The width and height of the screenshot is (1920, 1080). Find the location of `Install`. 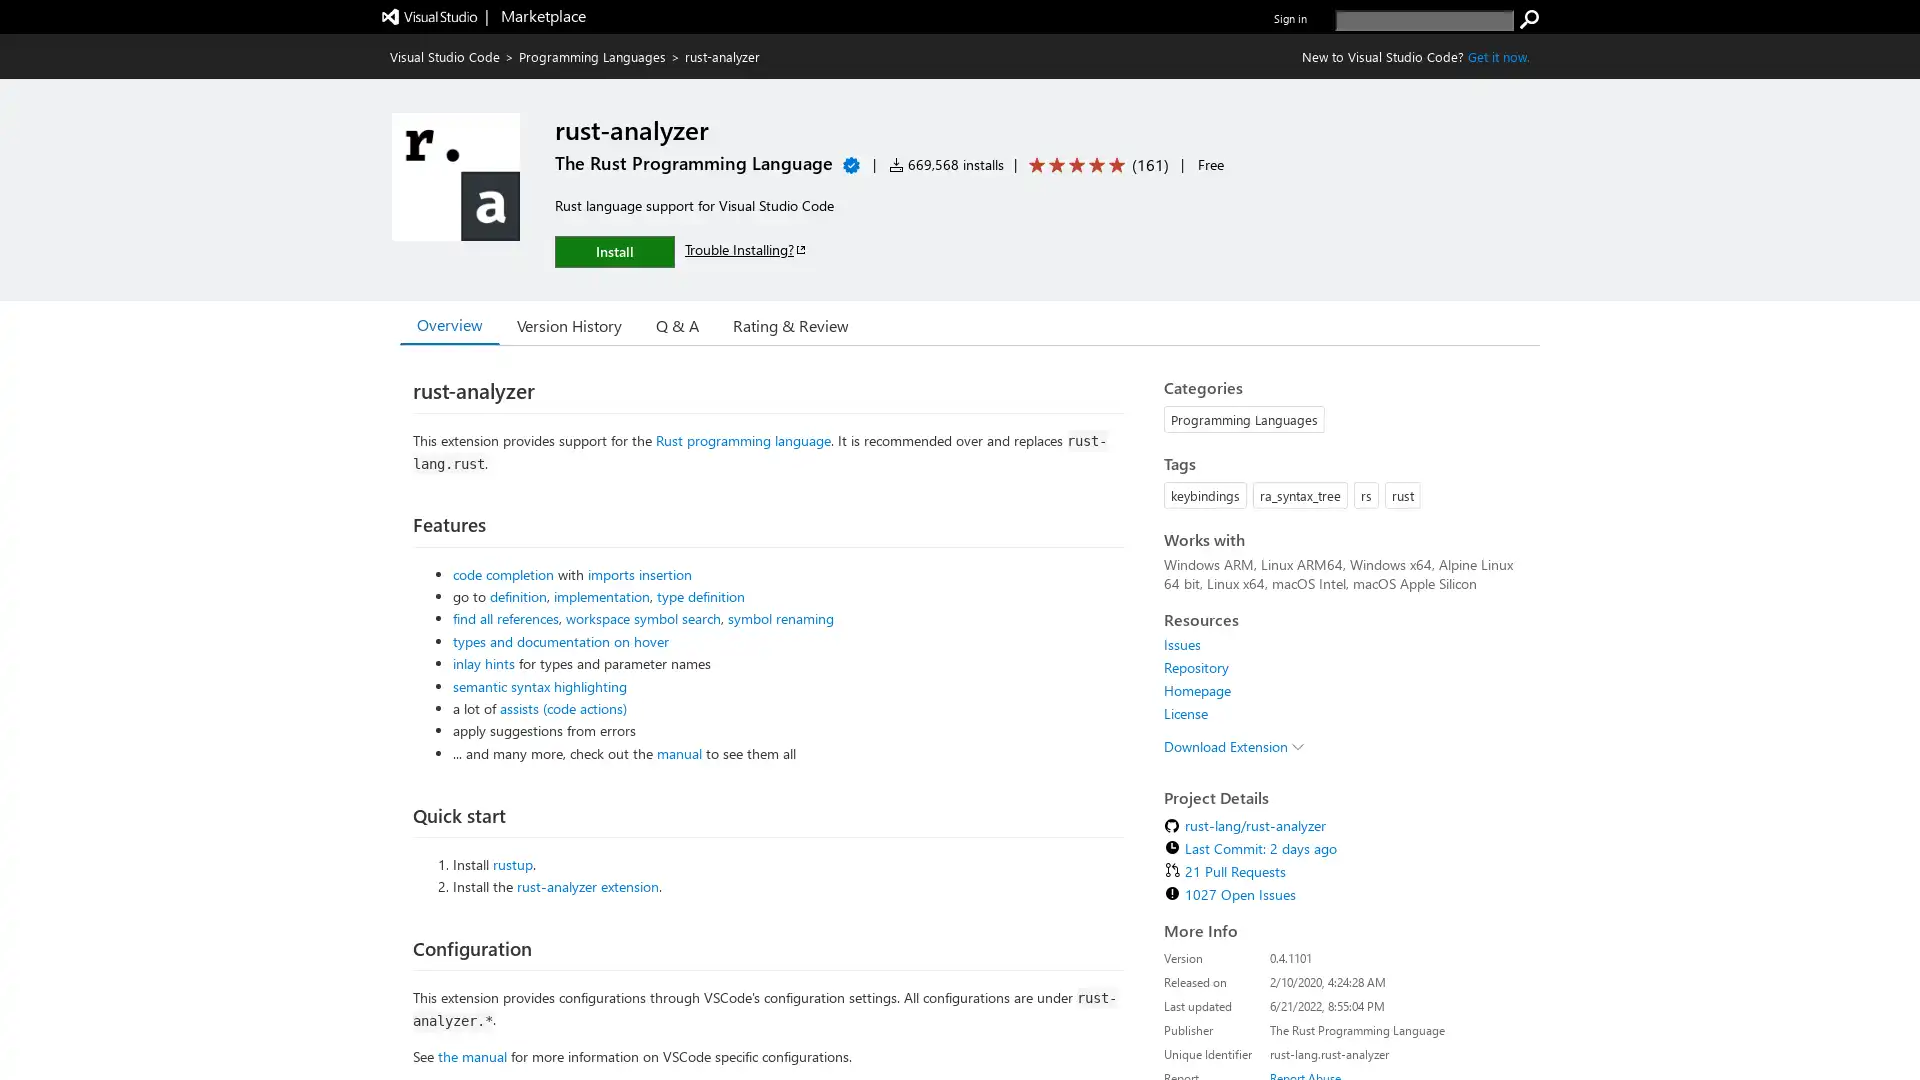

Install is located at coordinates (613, 250).